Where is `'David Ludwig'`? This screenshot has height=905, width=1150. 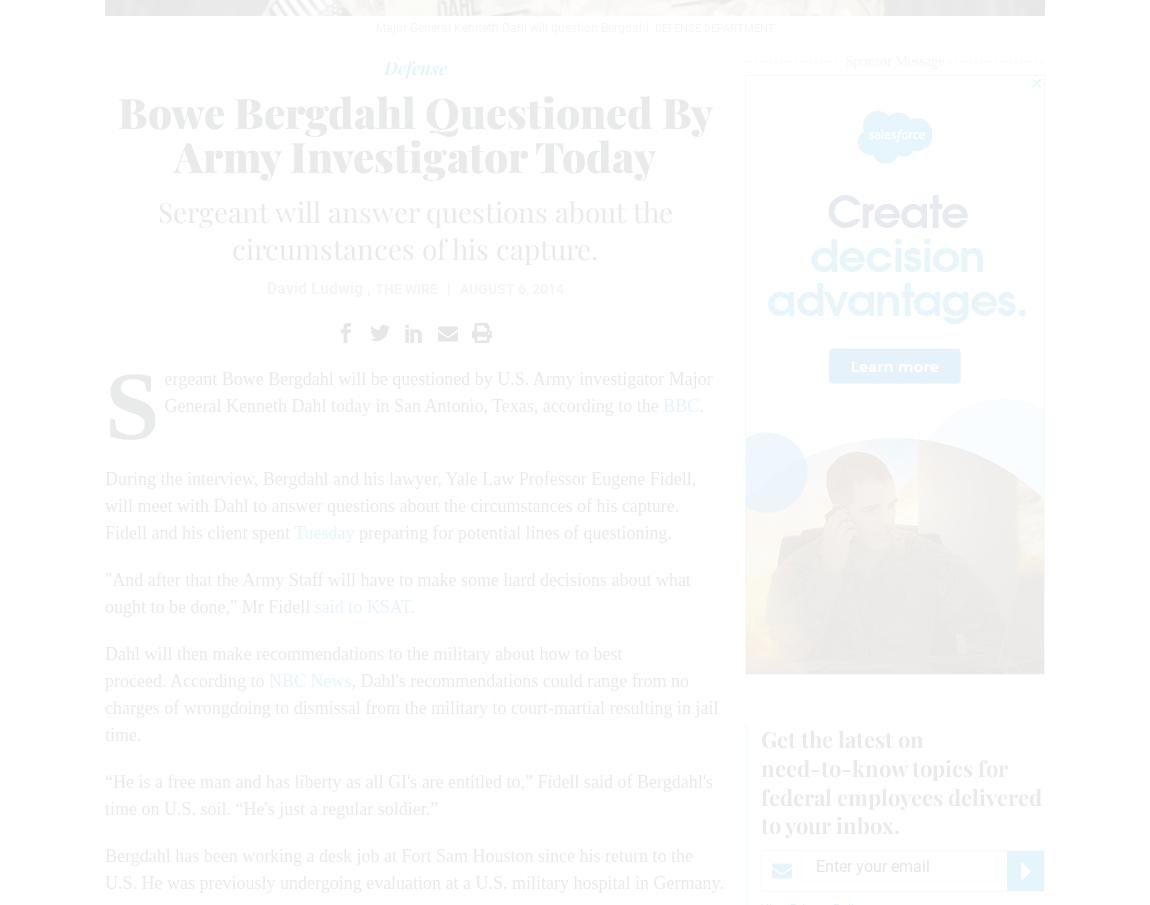 'David Ludwig' is located at coordinates (316, 288).